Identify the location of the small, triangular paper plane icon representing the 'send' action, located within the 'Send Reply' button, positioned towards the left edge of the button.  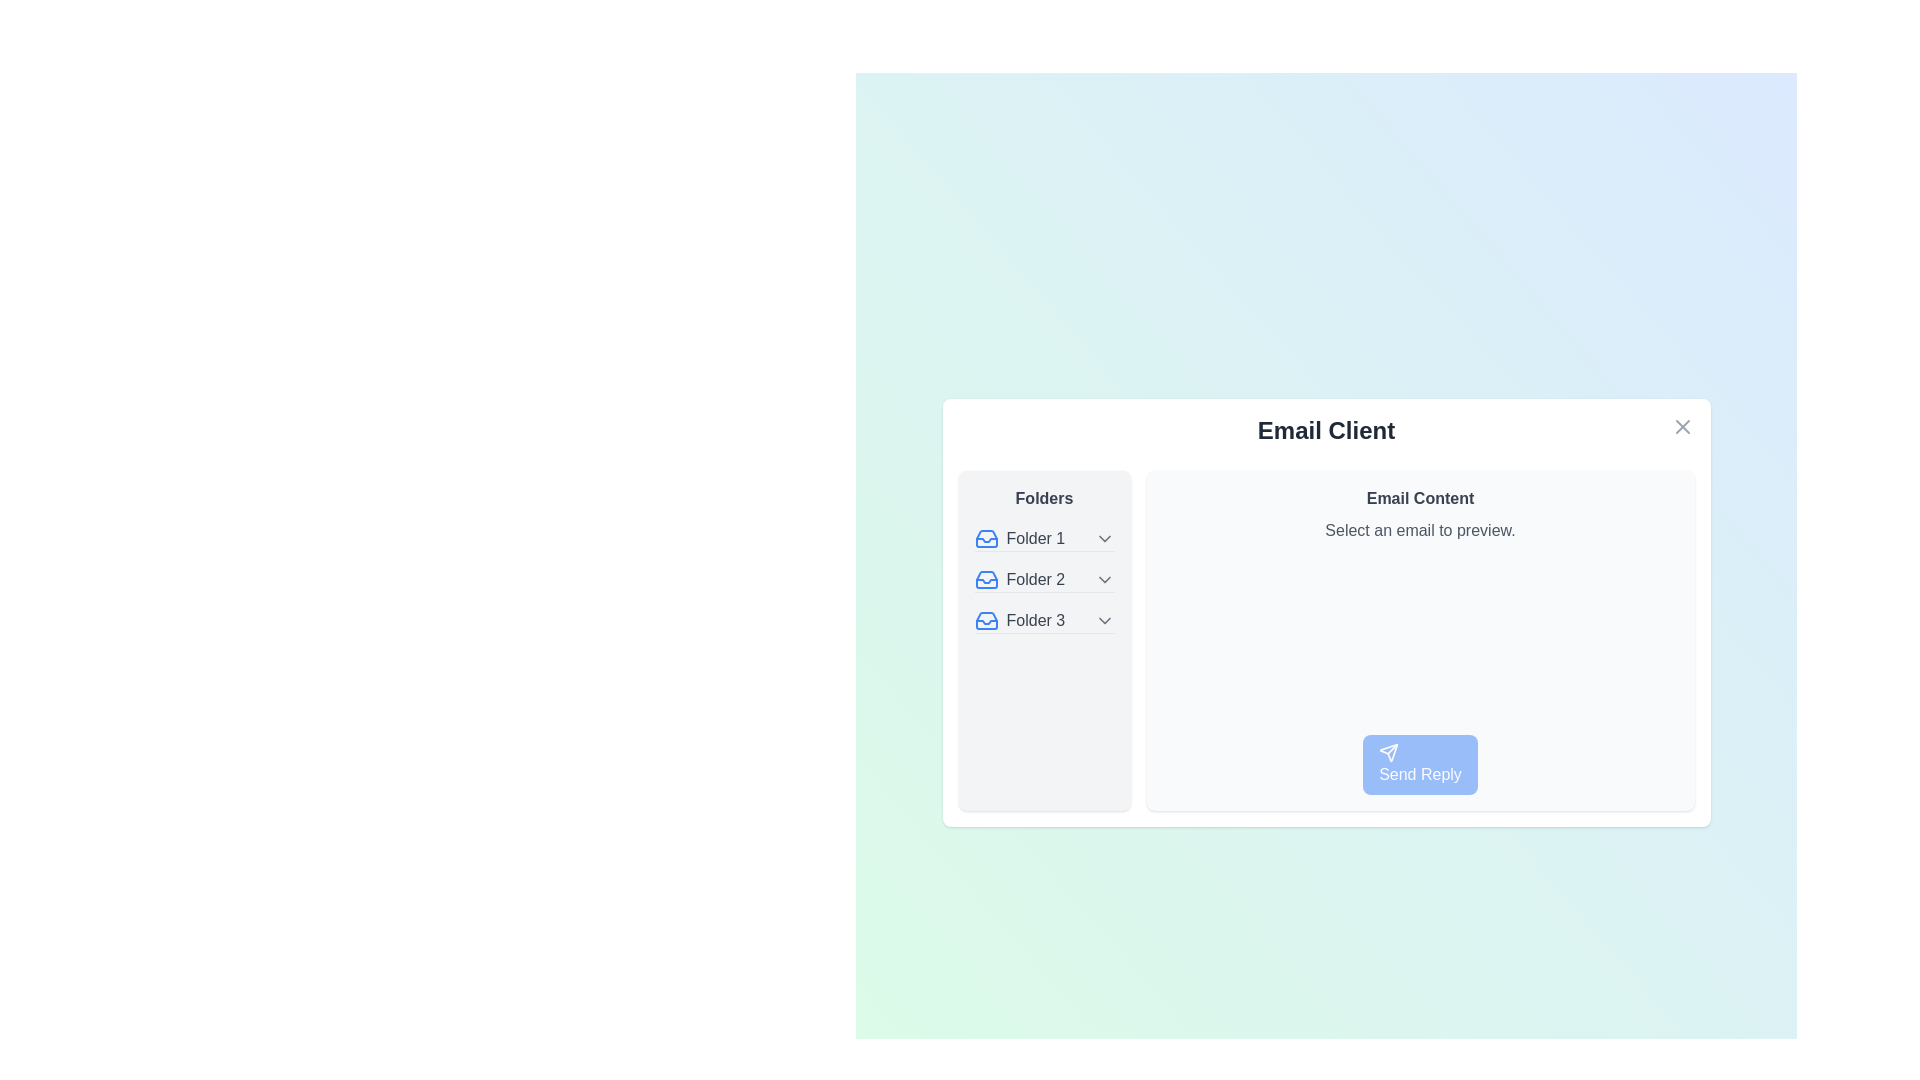
(1388, 752).